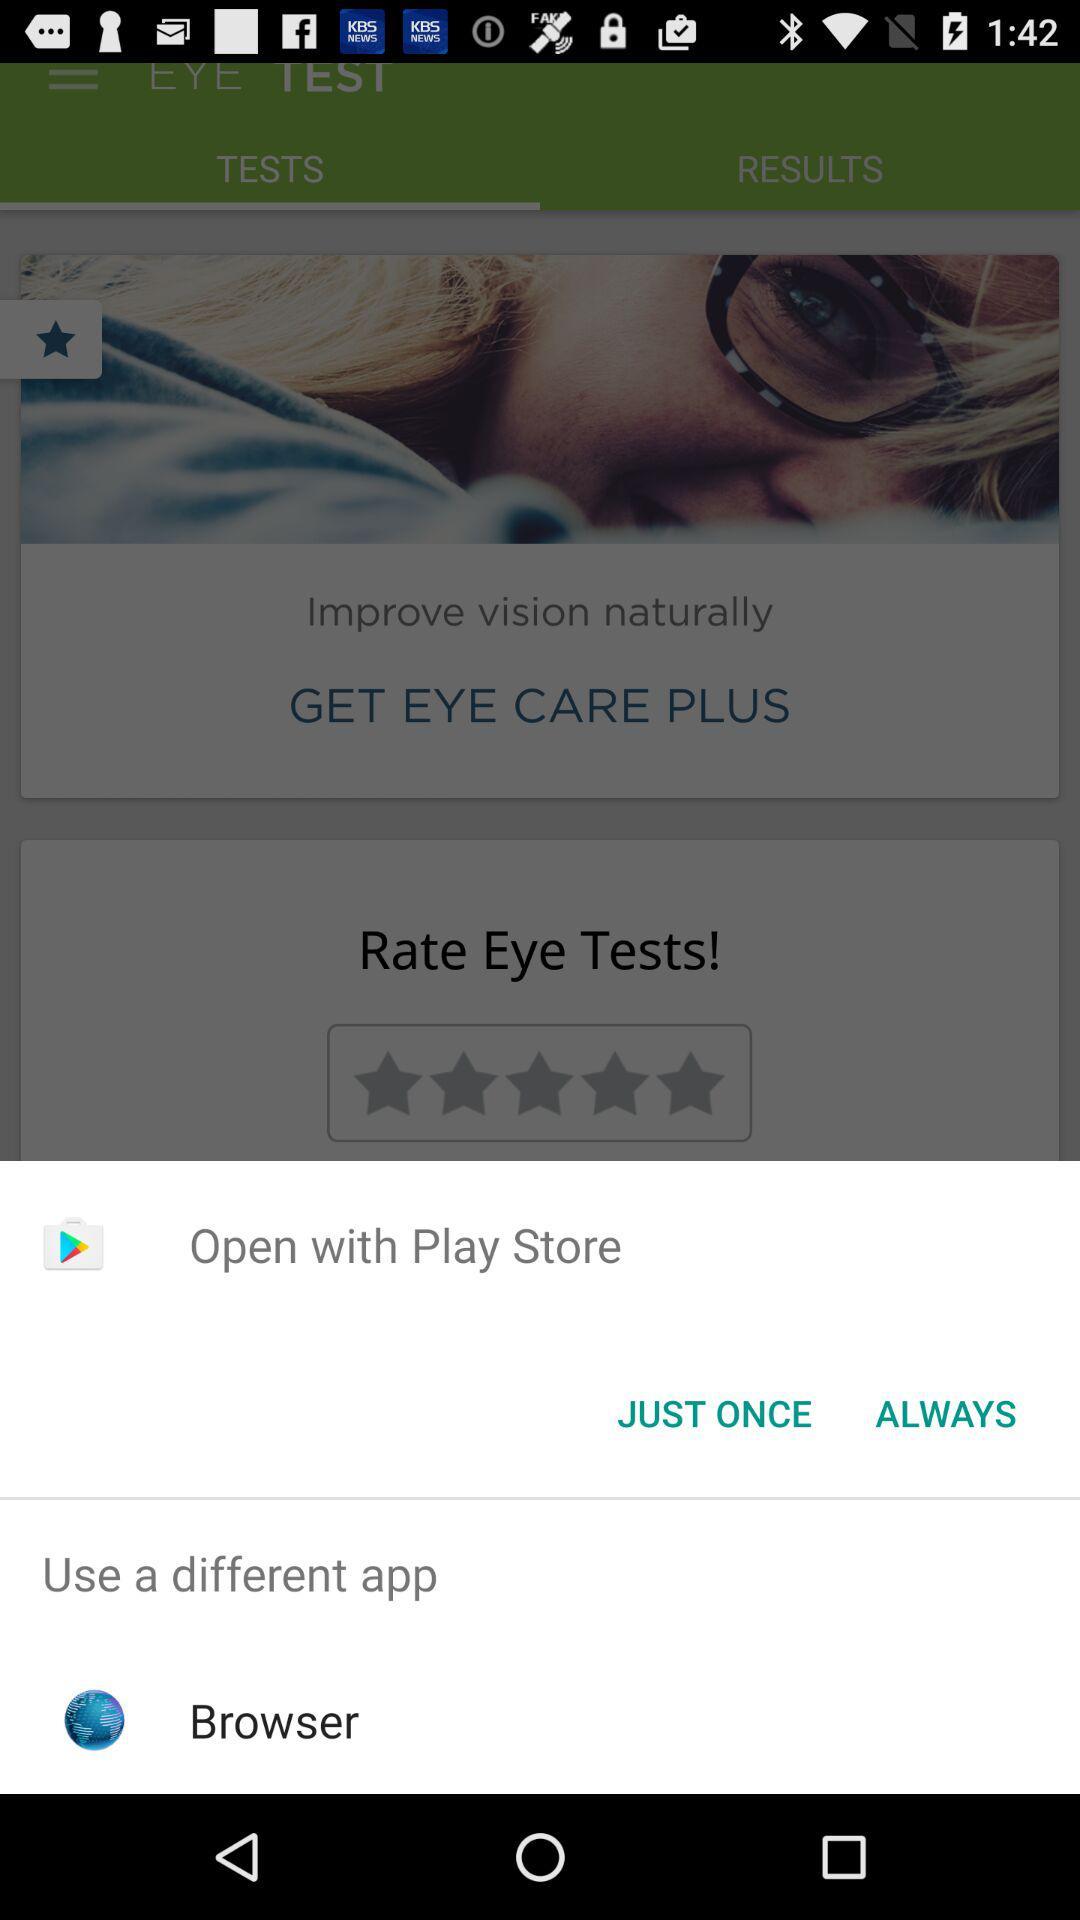  Describe the element at coordinates (945, 1411) in the screenshot. I see `icon next to the just once icon` at that location.